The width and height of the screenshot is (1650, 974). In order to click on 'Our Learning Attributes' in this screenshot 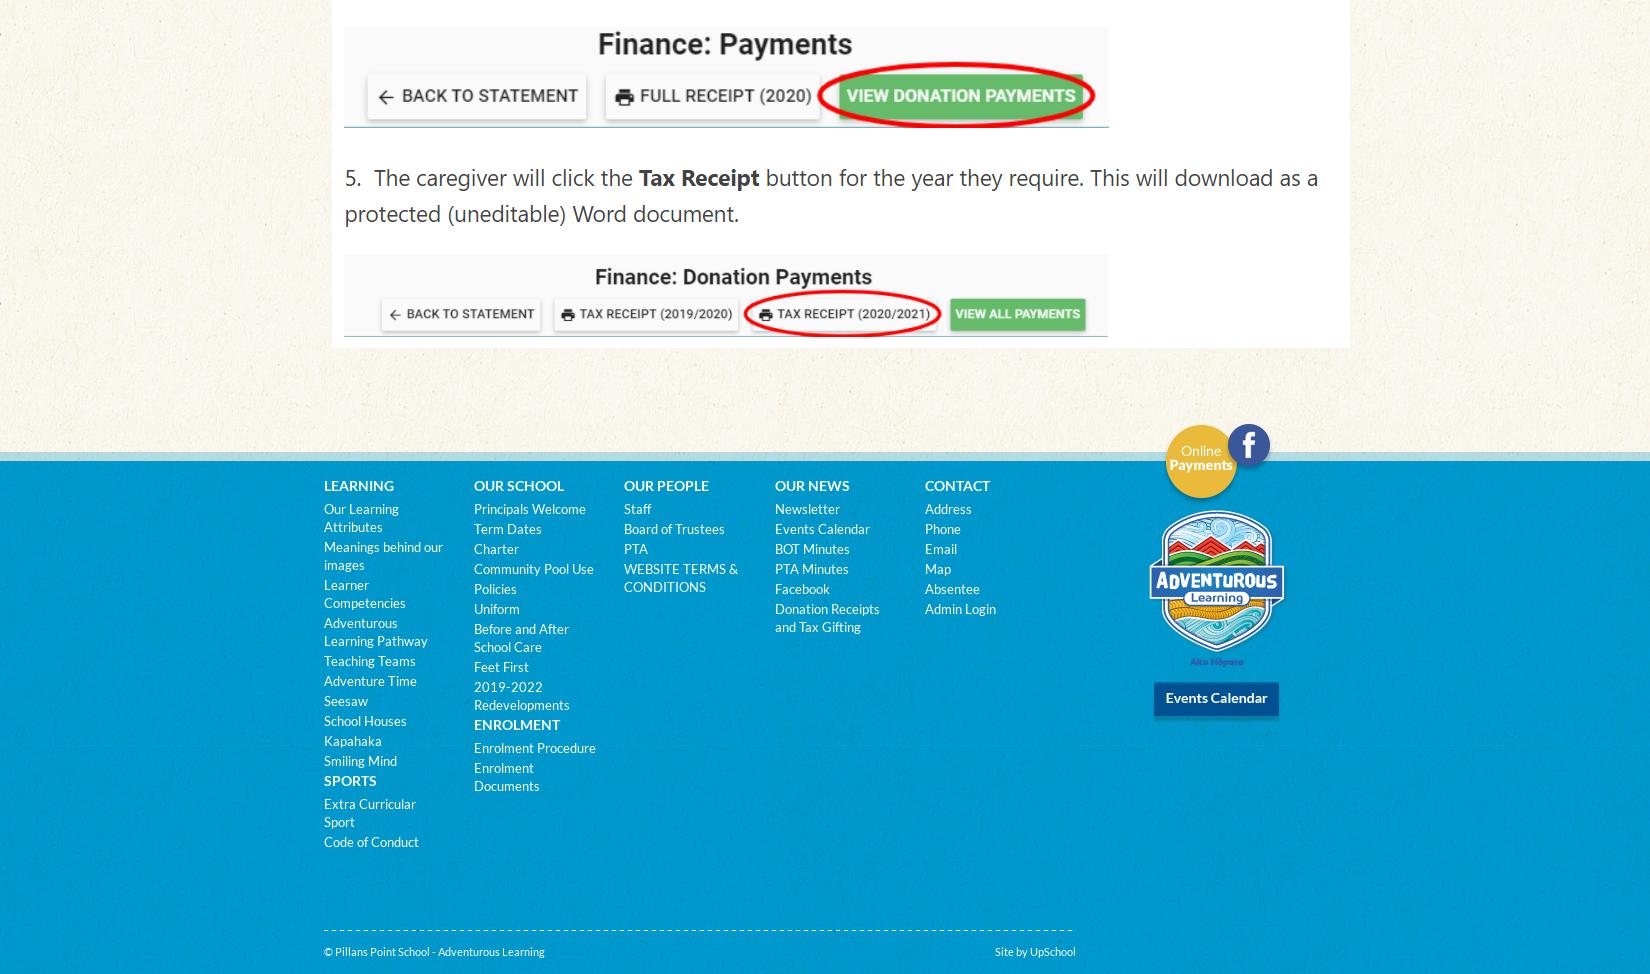, I will do `click(360, 517)`.